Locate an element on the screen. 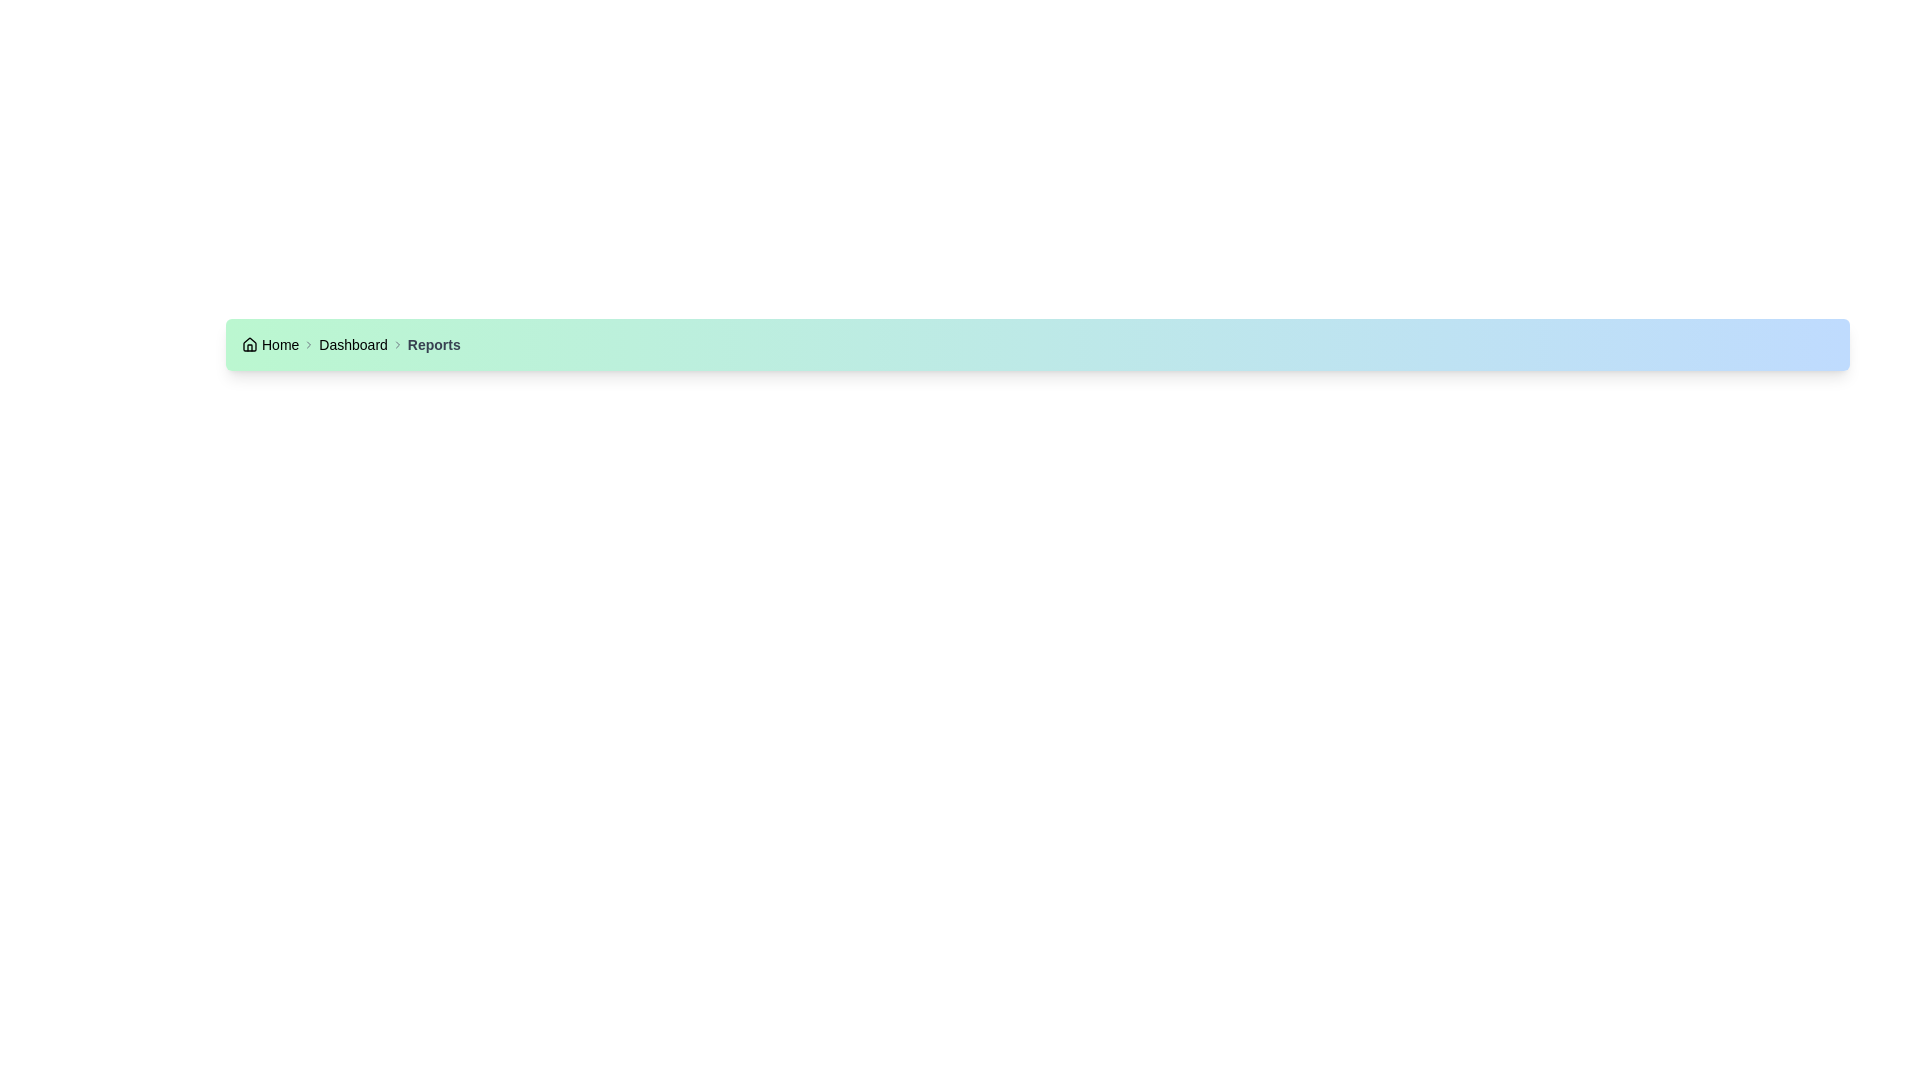  the 'Home' text label in the breadcrumb navigation bar is located at coordinates (279, 343).